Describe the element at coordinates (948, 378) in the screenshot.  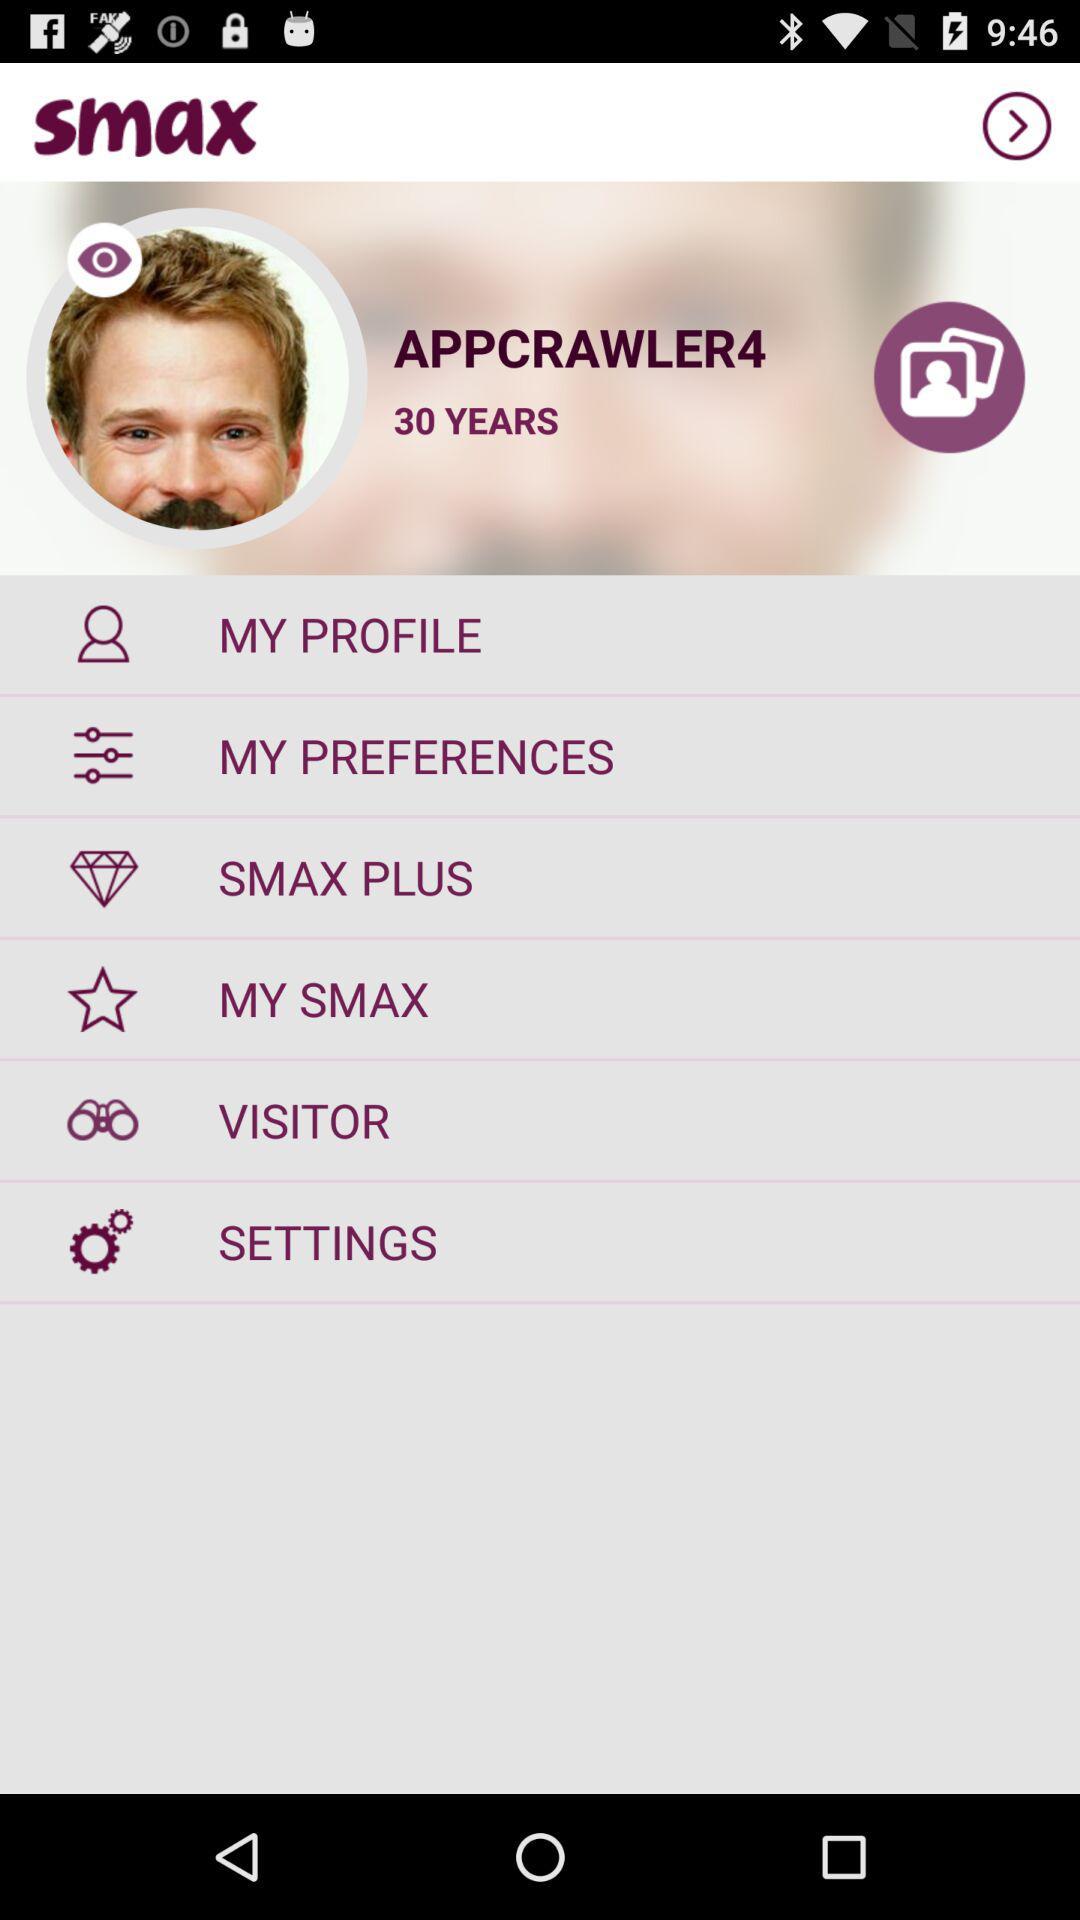
I see `the item to the right of appcrawler4` at that location.